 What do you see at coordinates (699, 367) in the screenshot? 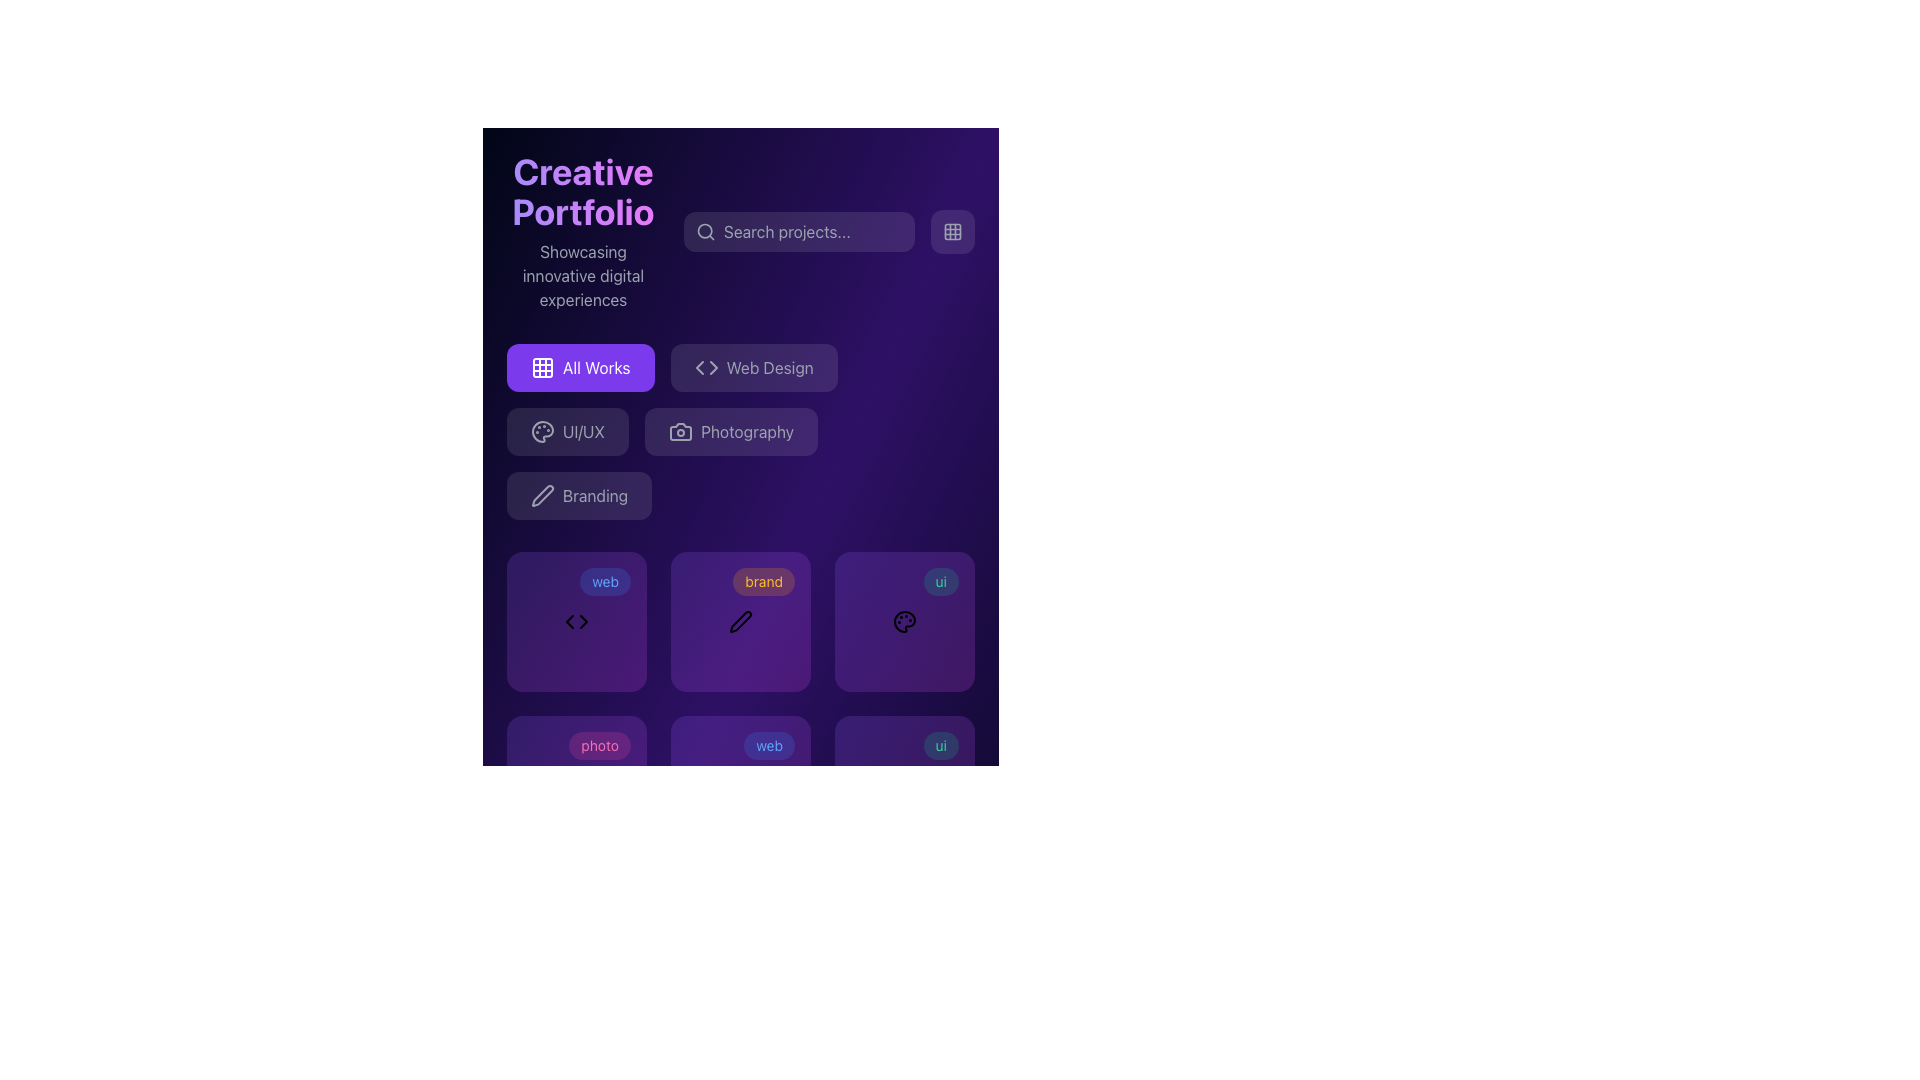
I see `the left-pointing arrow within the 'Web Design' code icon, which is a small triangular-shaped arrow located near the top section of the interface` at bounding box center [699, 367].